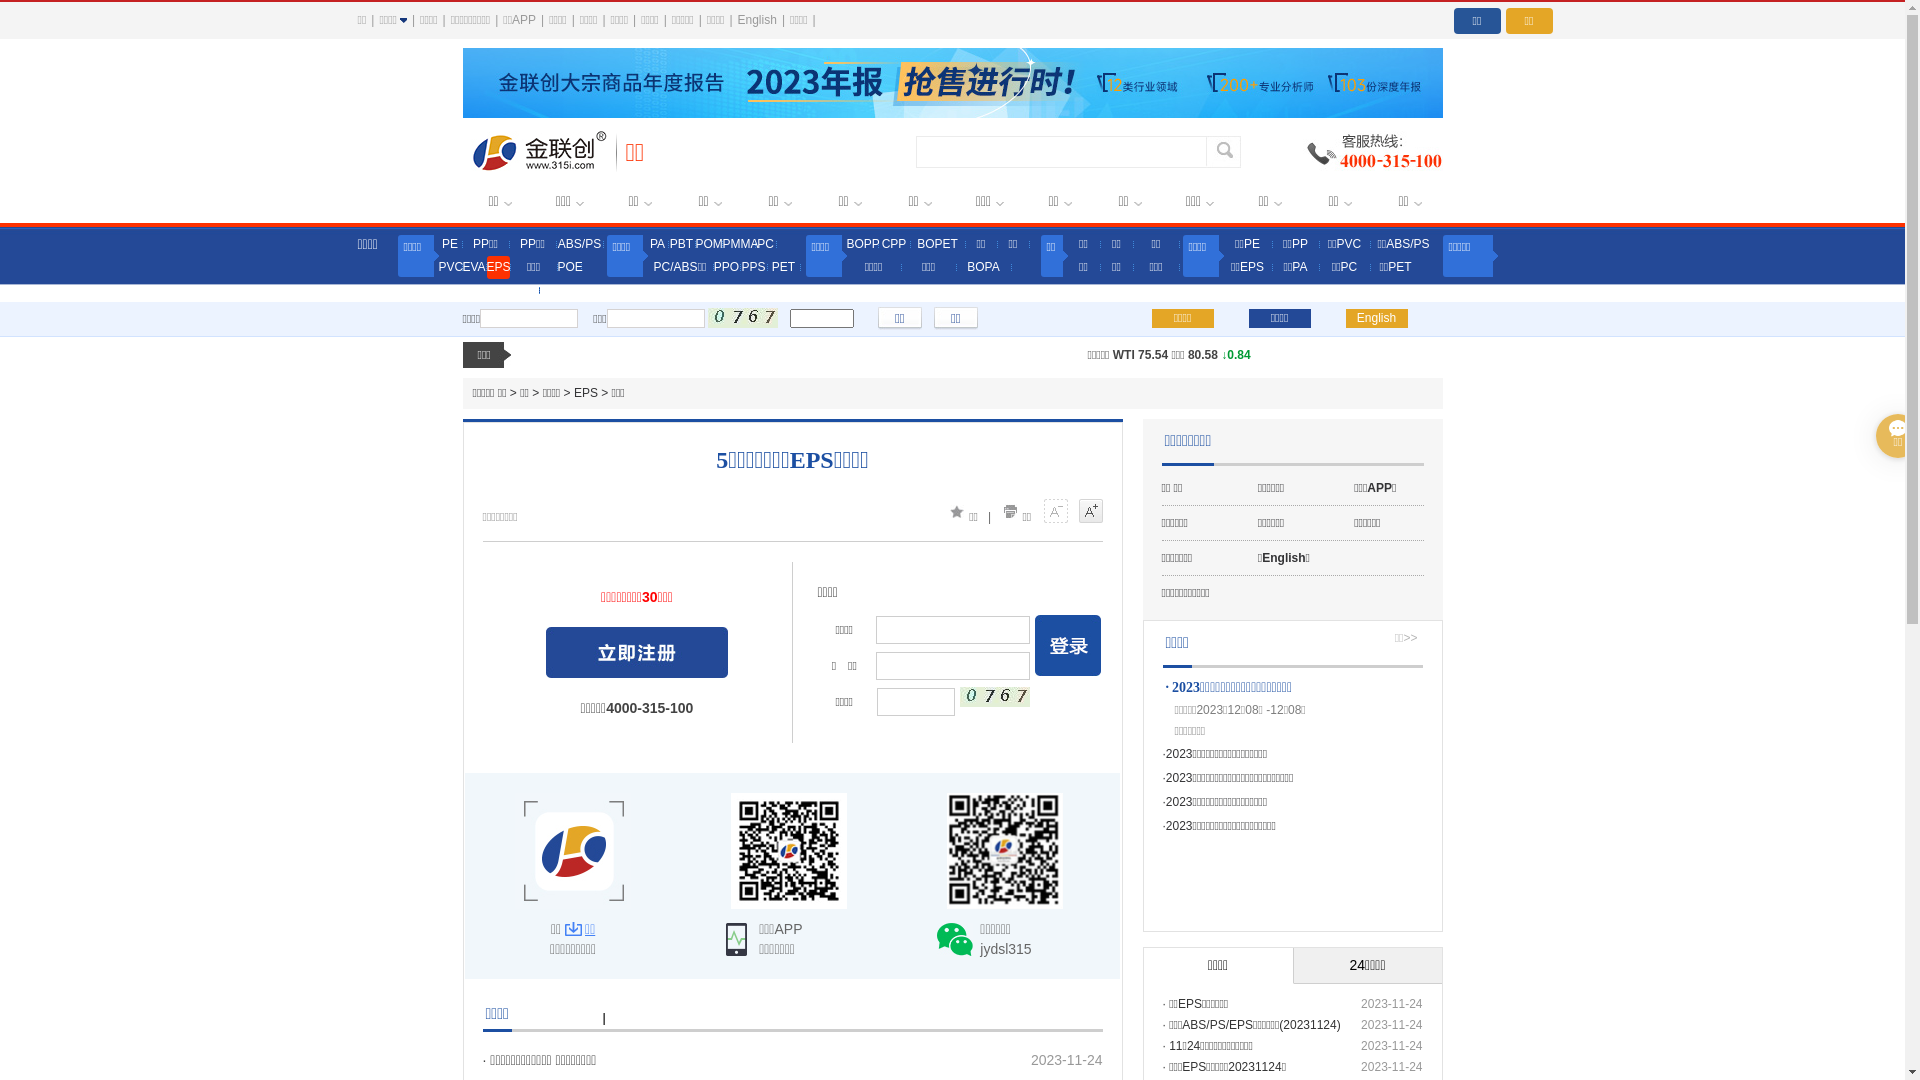 The image size is (1920, 1080). Describe the element at coordinates (1376, 317) in the screenshot. I see `'English'` at that location.